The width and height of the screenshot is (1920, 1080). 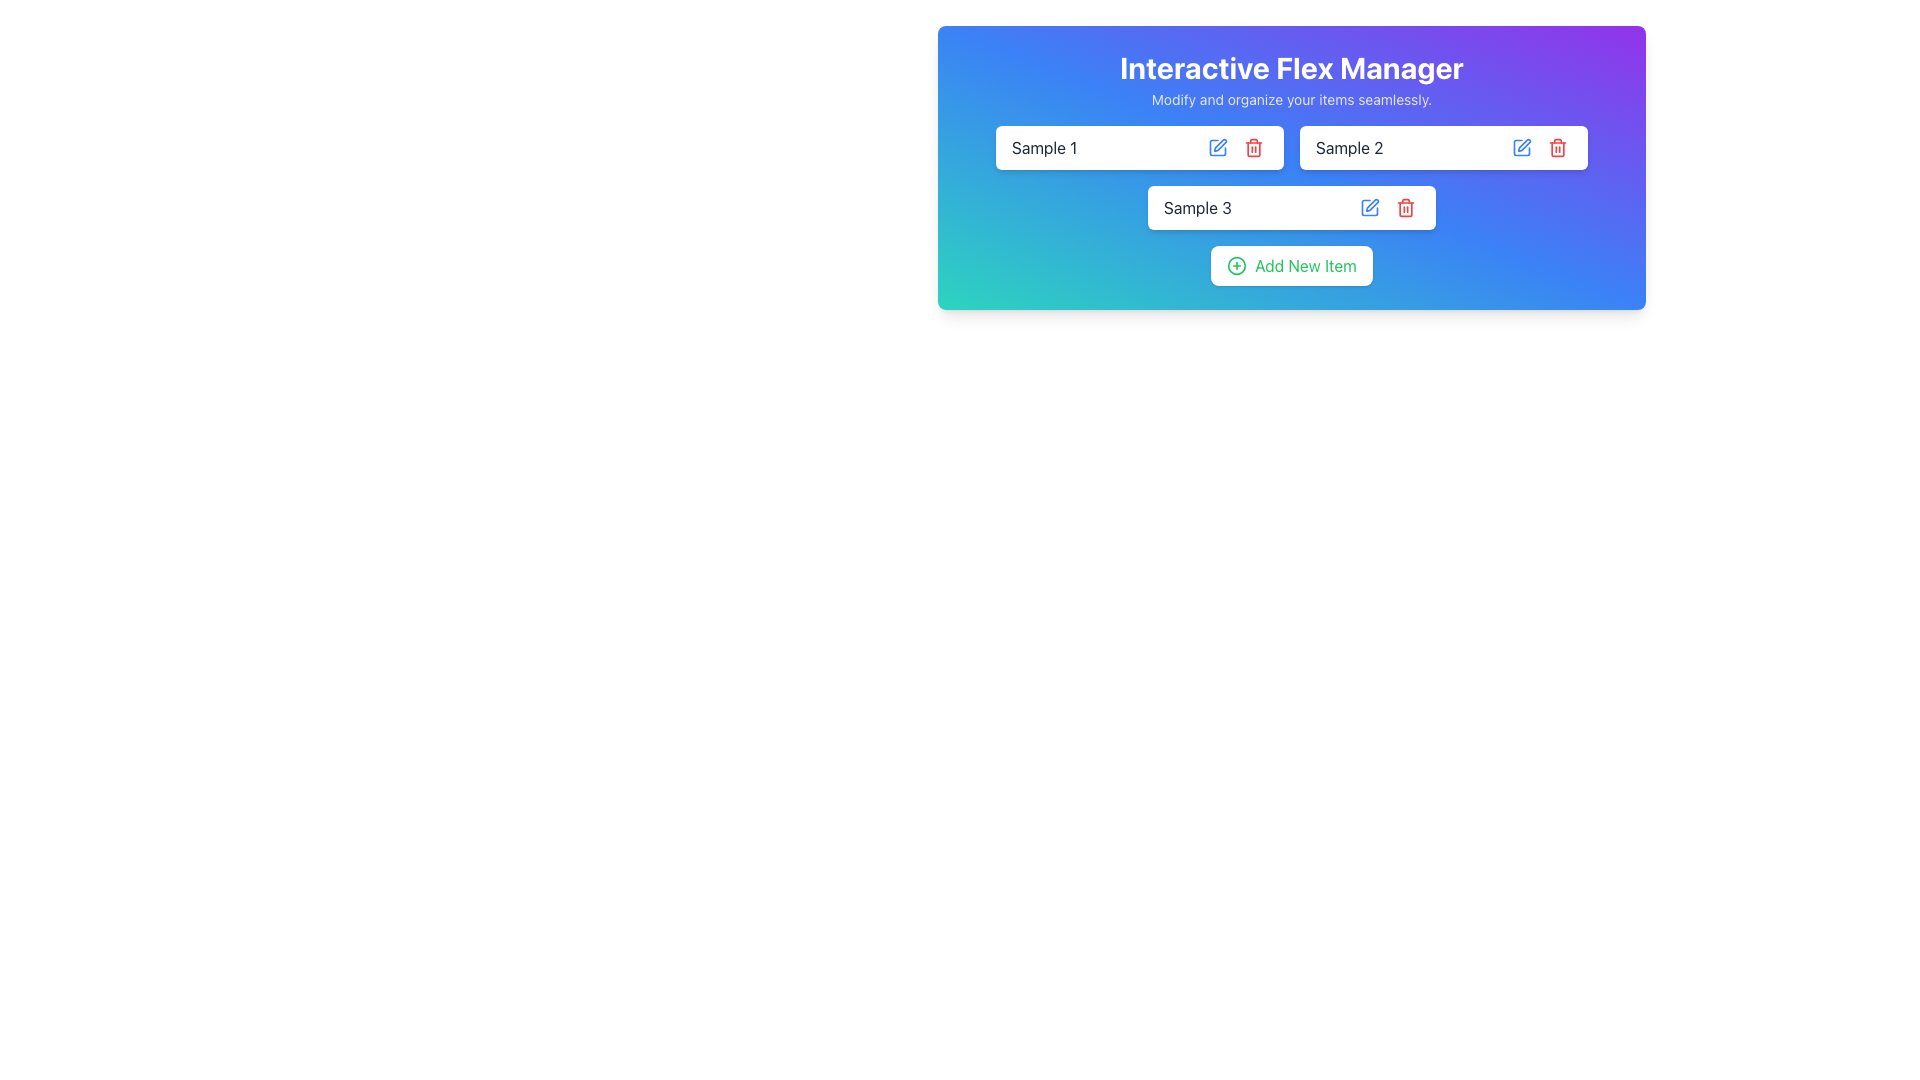 What do you see at coordinates (1291, 67) in the screenshot?
I see `the text label that reads 'Interactive Flex Manager', which is prominently styled in bold, large white sans-serif font and positioned at the top center of the interface` at bounding box center [1291, 67].